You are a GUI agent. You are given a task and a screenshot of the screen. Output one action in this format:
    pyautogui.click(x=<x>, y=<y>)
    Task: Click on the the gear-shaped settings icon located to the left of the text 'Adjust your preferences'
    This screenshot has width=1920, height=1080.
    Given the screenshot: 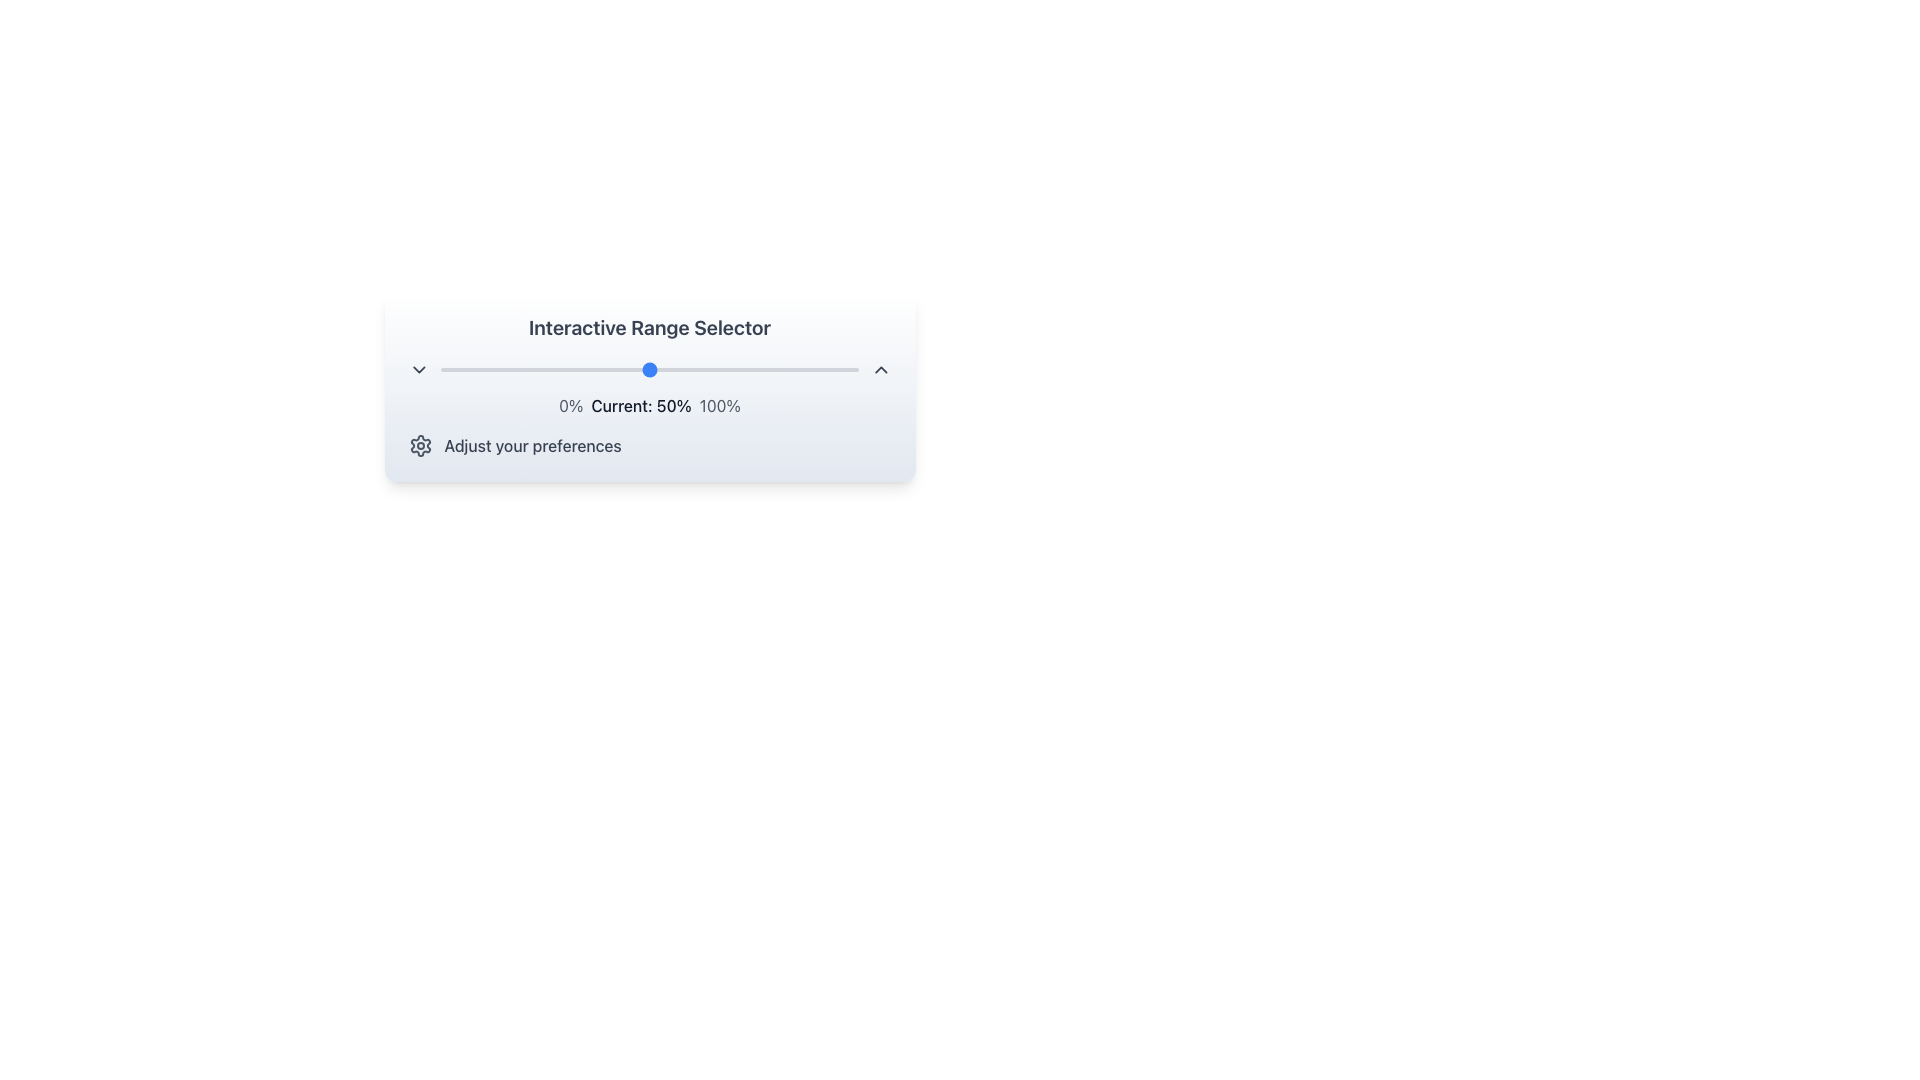 What is the action you would take?
    pyautogui.click(x=419, y=445)
    